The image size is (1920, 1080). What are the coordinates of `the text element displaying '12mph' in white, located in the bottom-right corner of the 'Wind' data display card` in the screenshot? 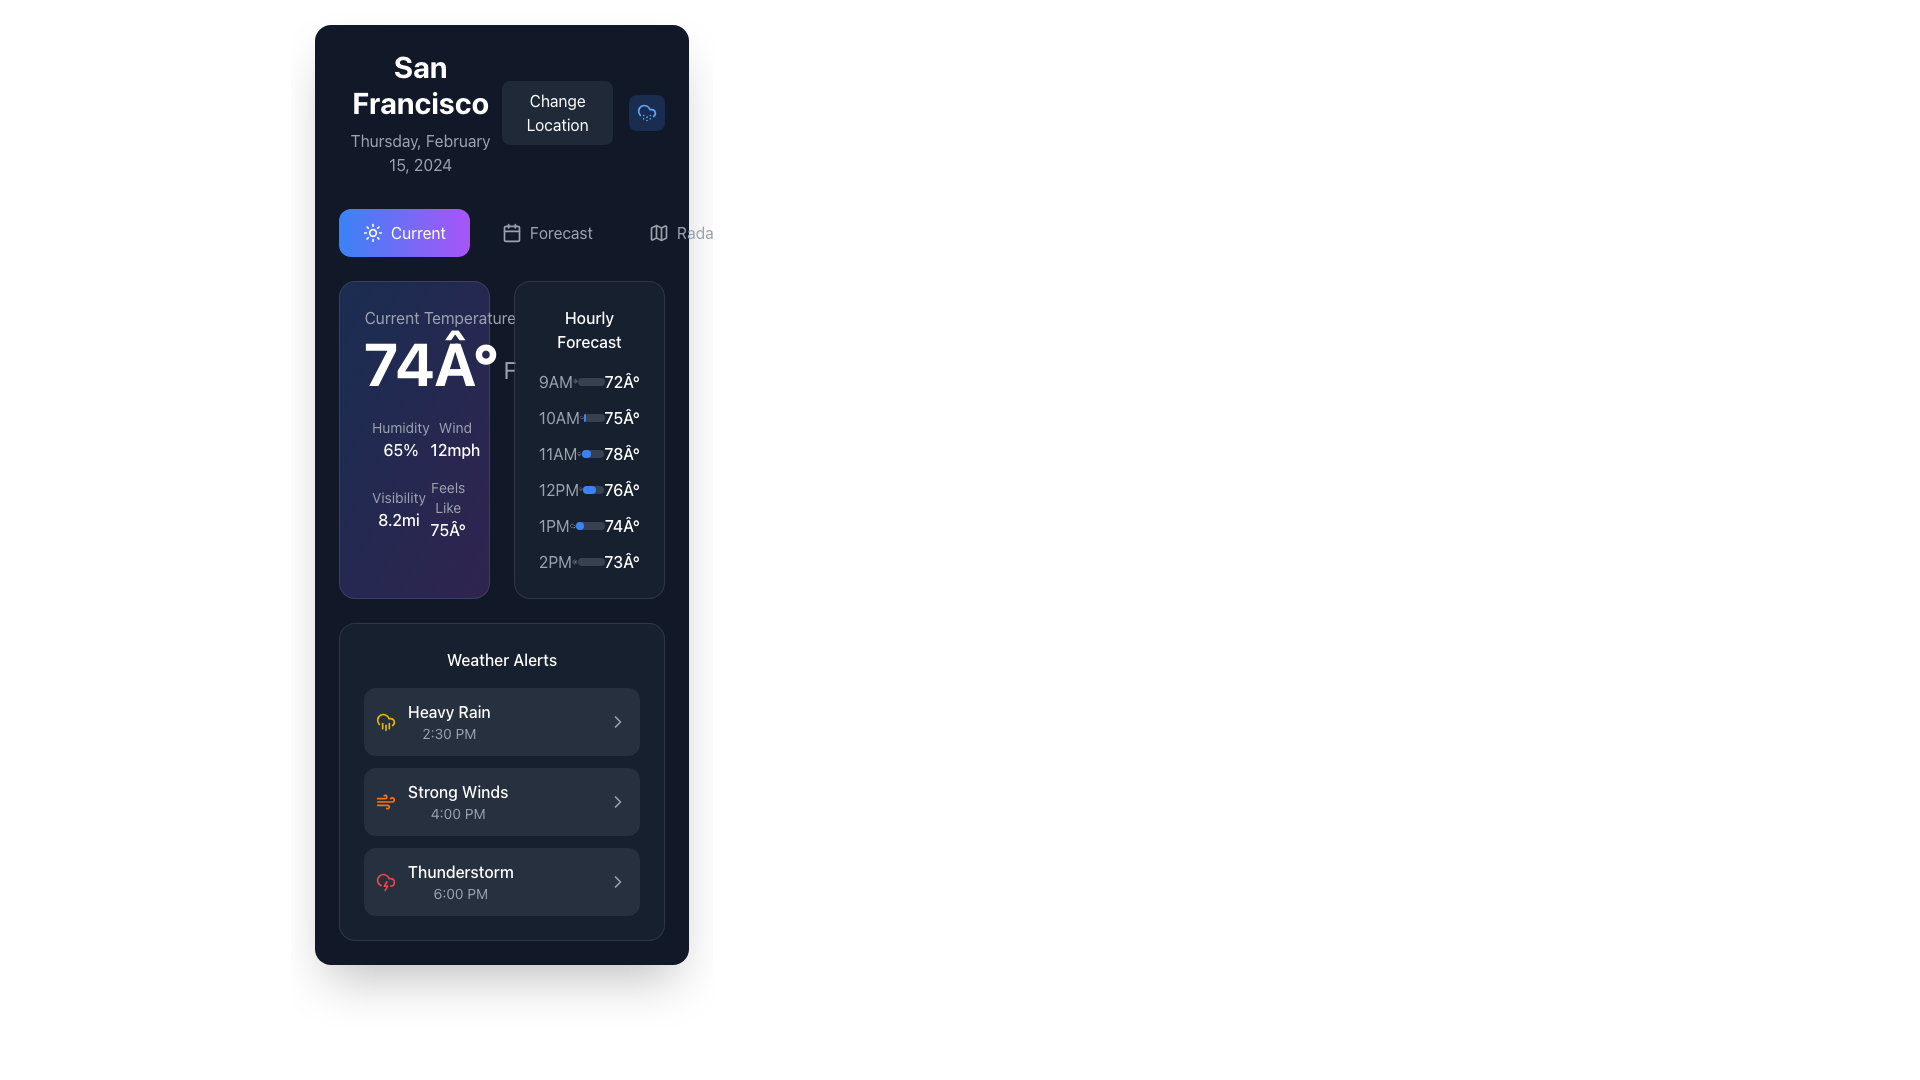 It's located at (442, 438).